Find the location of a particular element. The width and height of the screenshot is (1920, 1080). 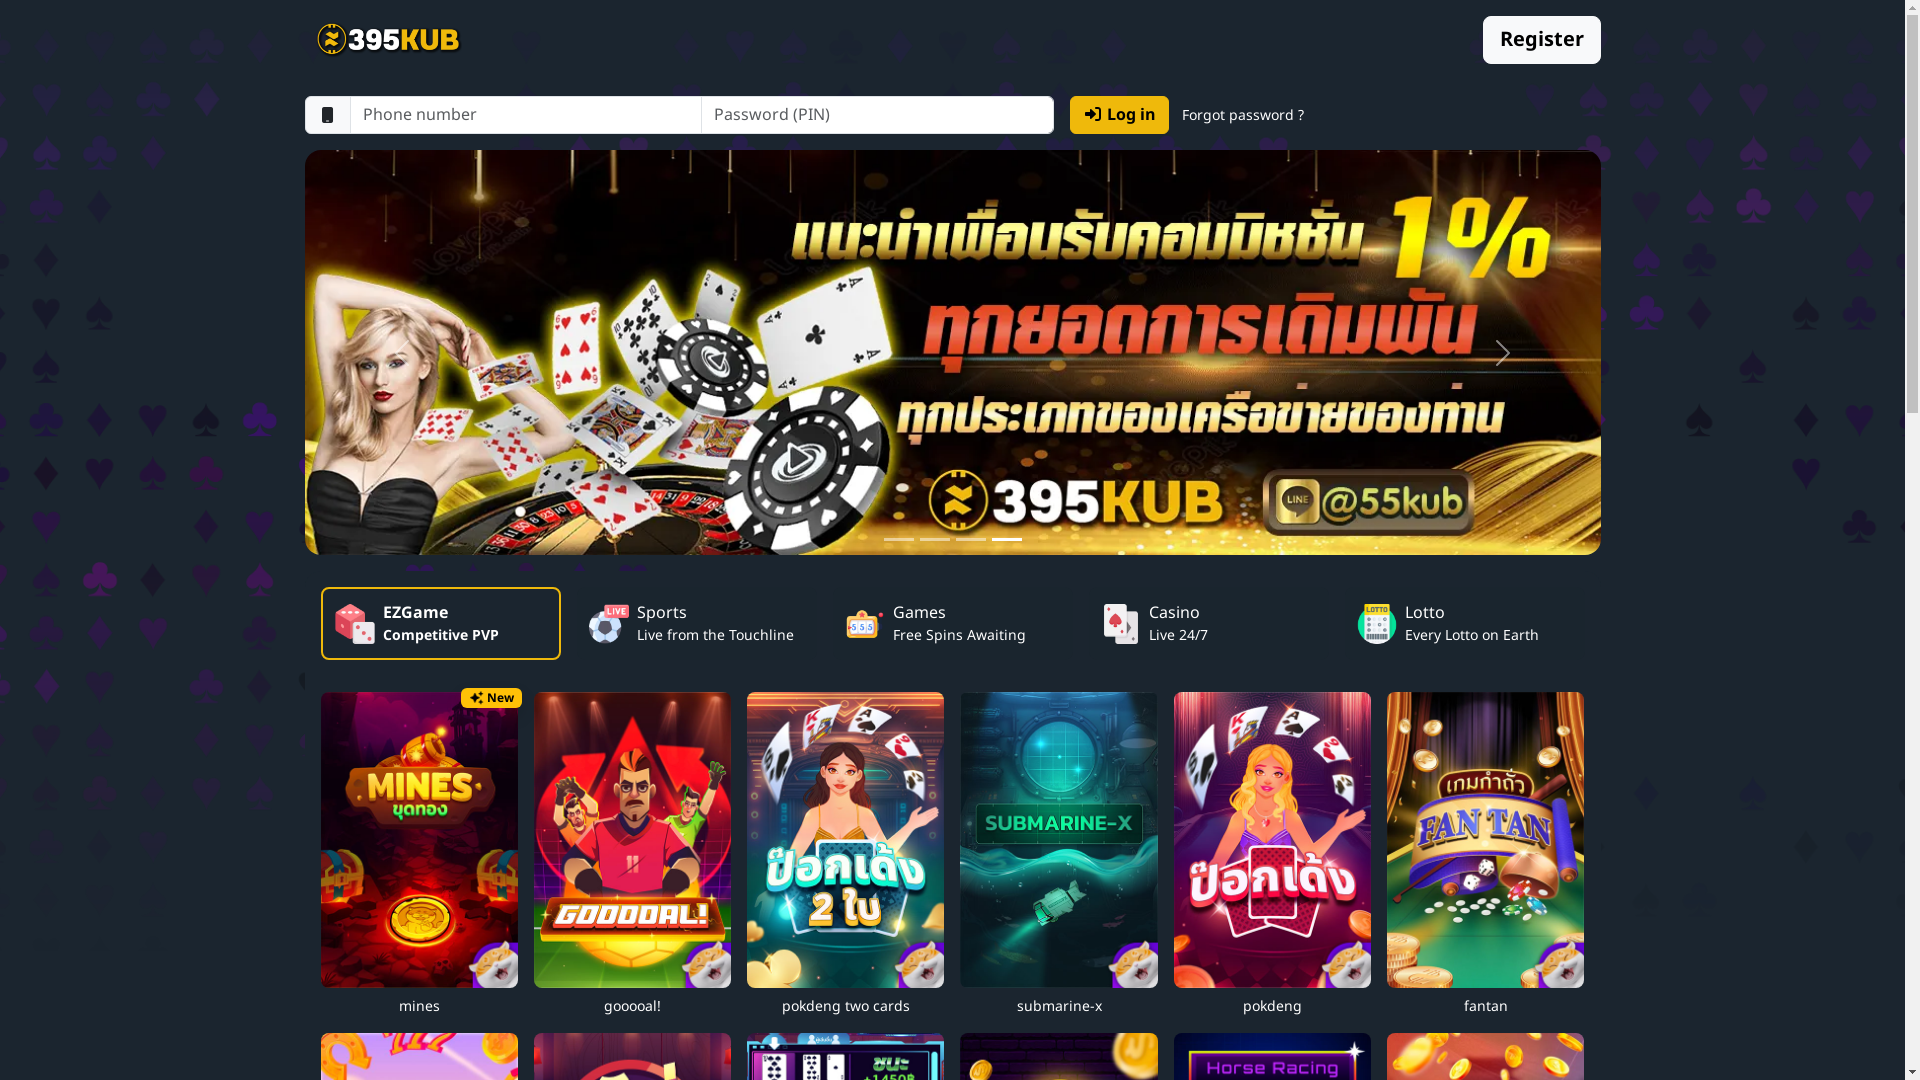

'fantan' is located at coordinates (1485, 854).